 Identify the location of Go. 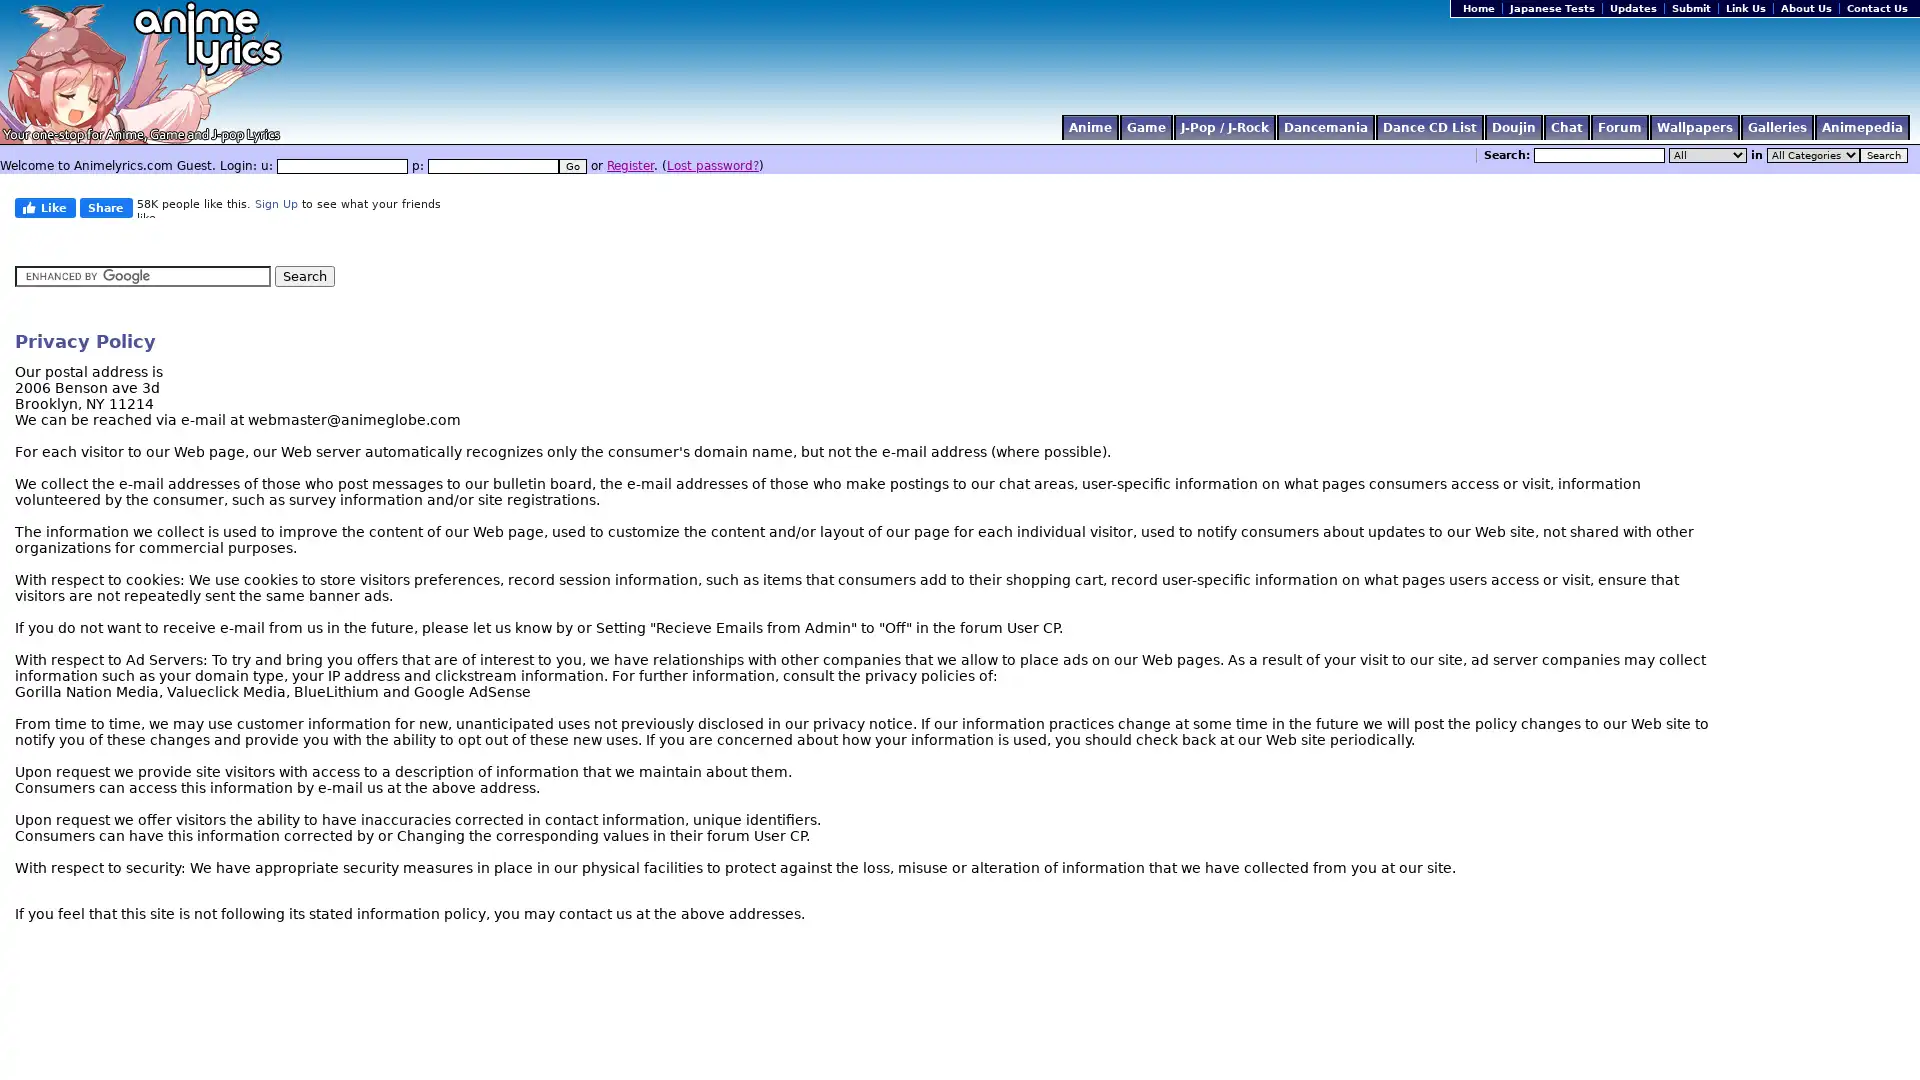
(571, 165).